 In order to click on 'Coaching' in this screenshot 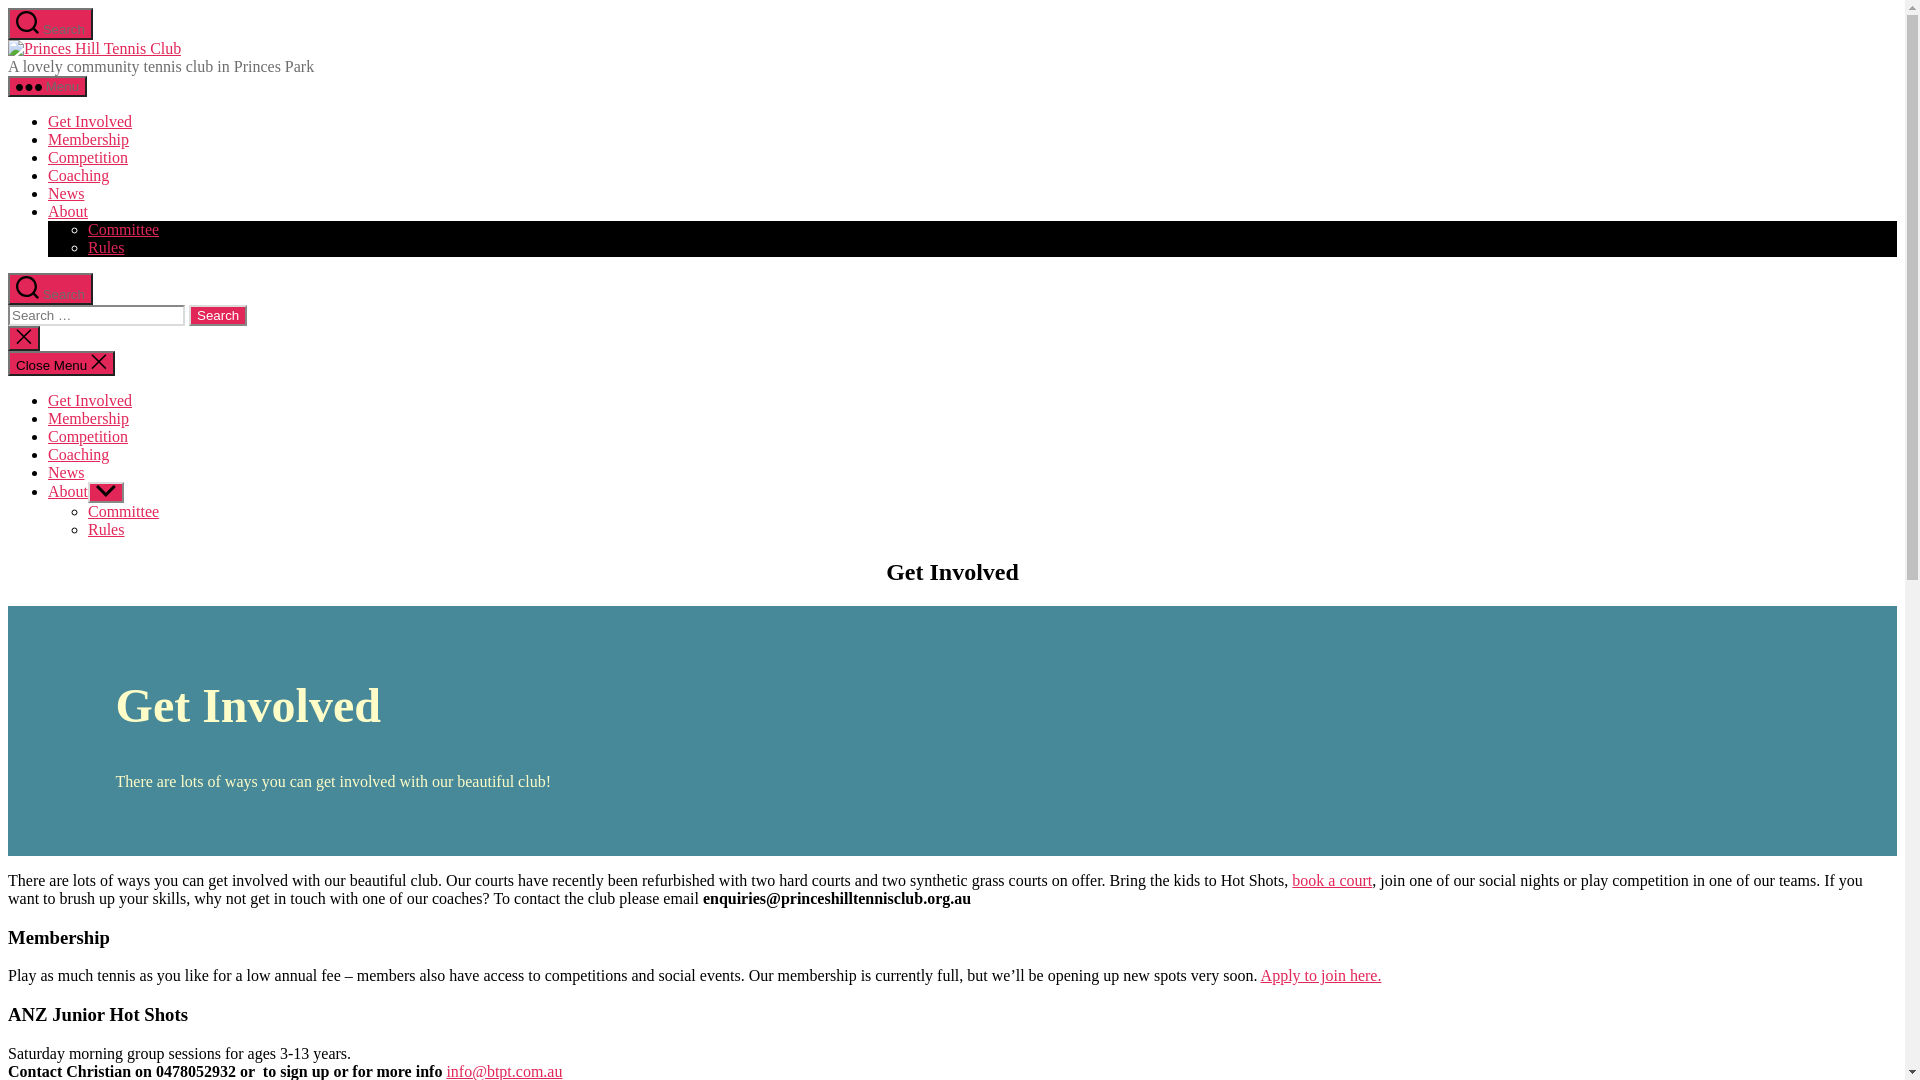, I will do `click(78, 174)`.